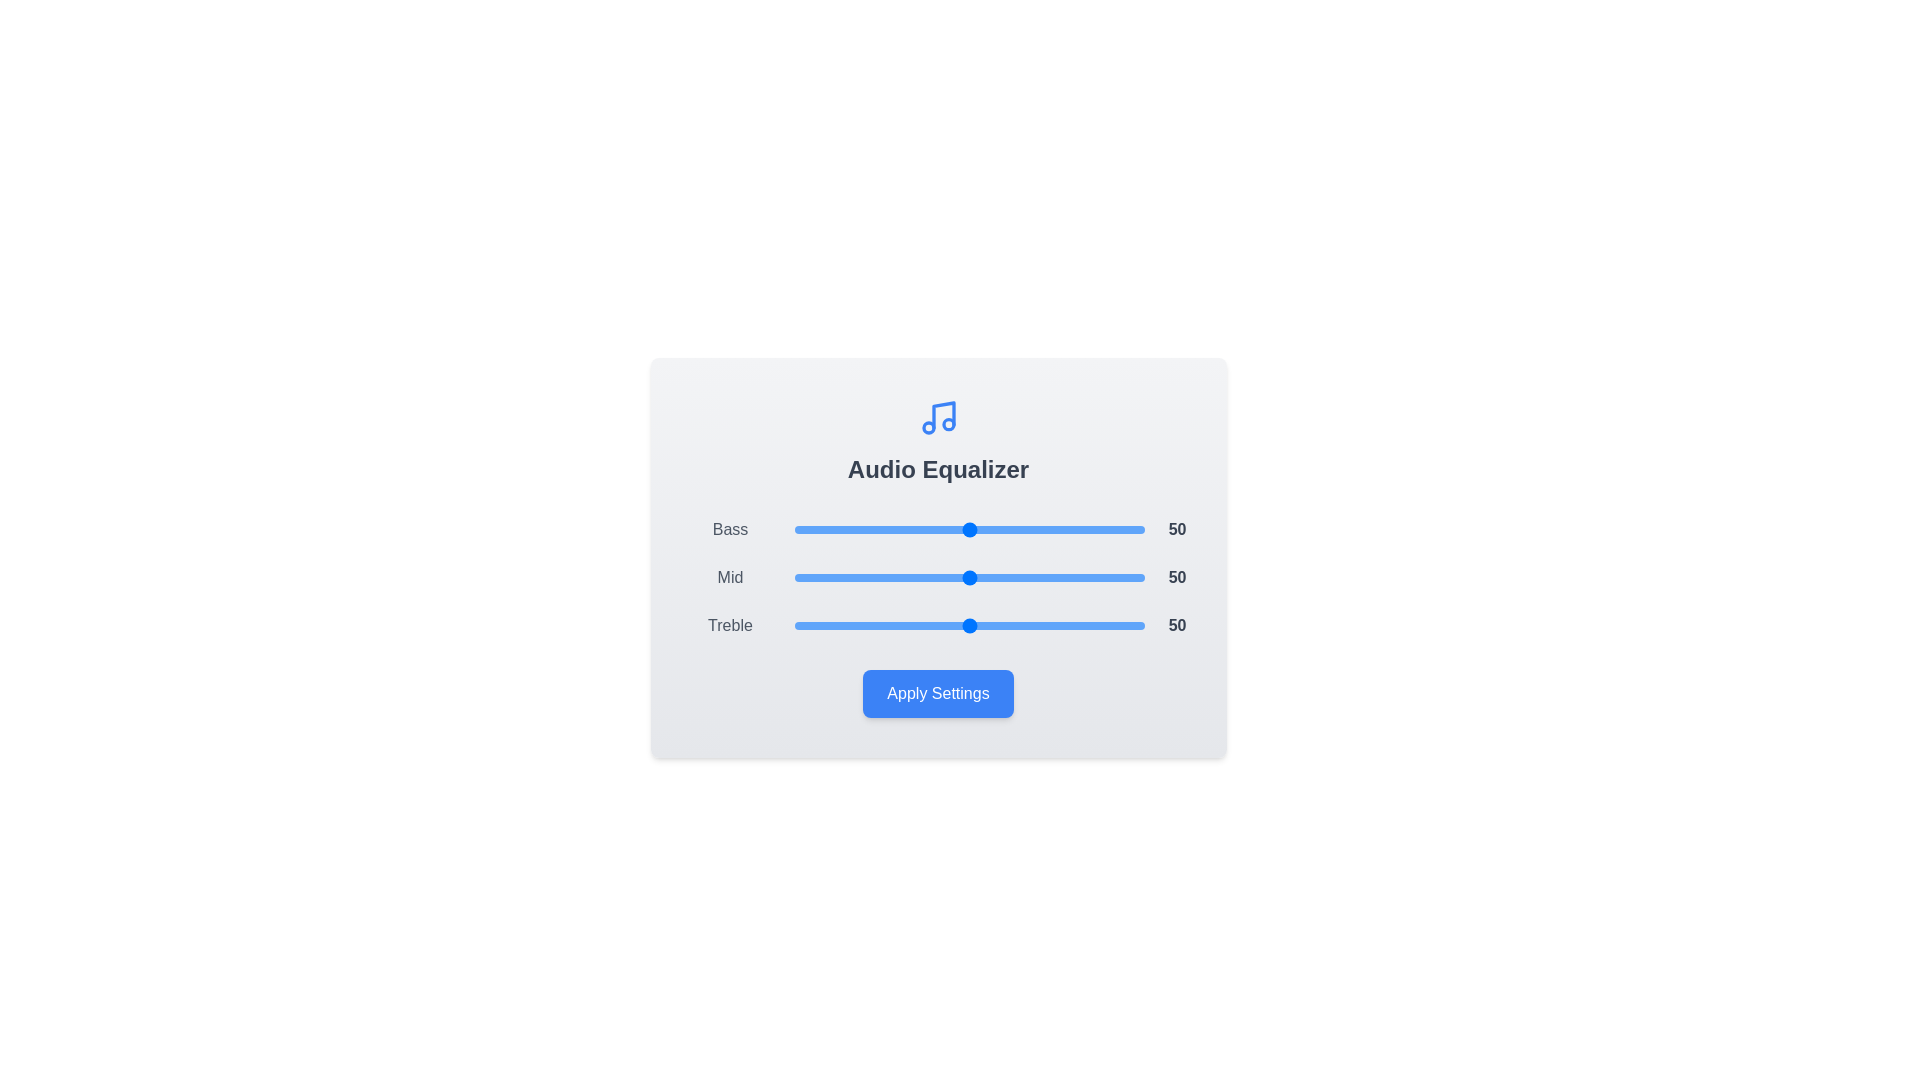 The image size is (1920, 1080). What do you see at coordinates (829, 578) in the screenshot?
I see `the 'Mid' slider to 10` at bounding box center [829, 578].